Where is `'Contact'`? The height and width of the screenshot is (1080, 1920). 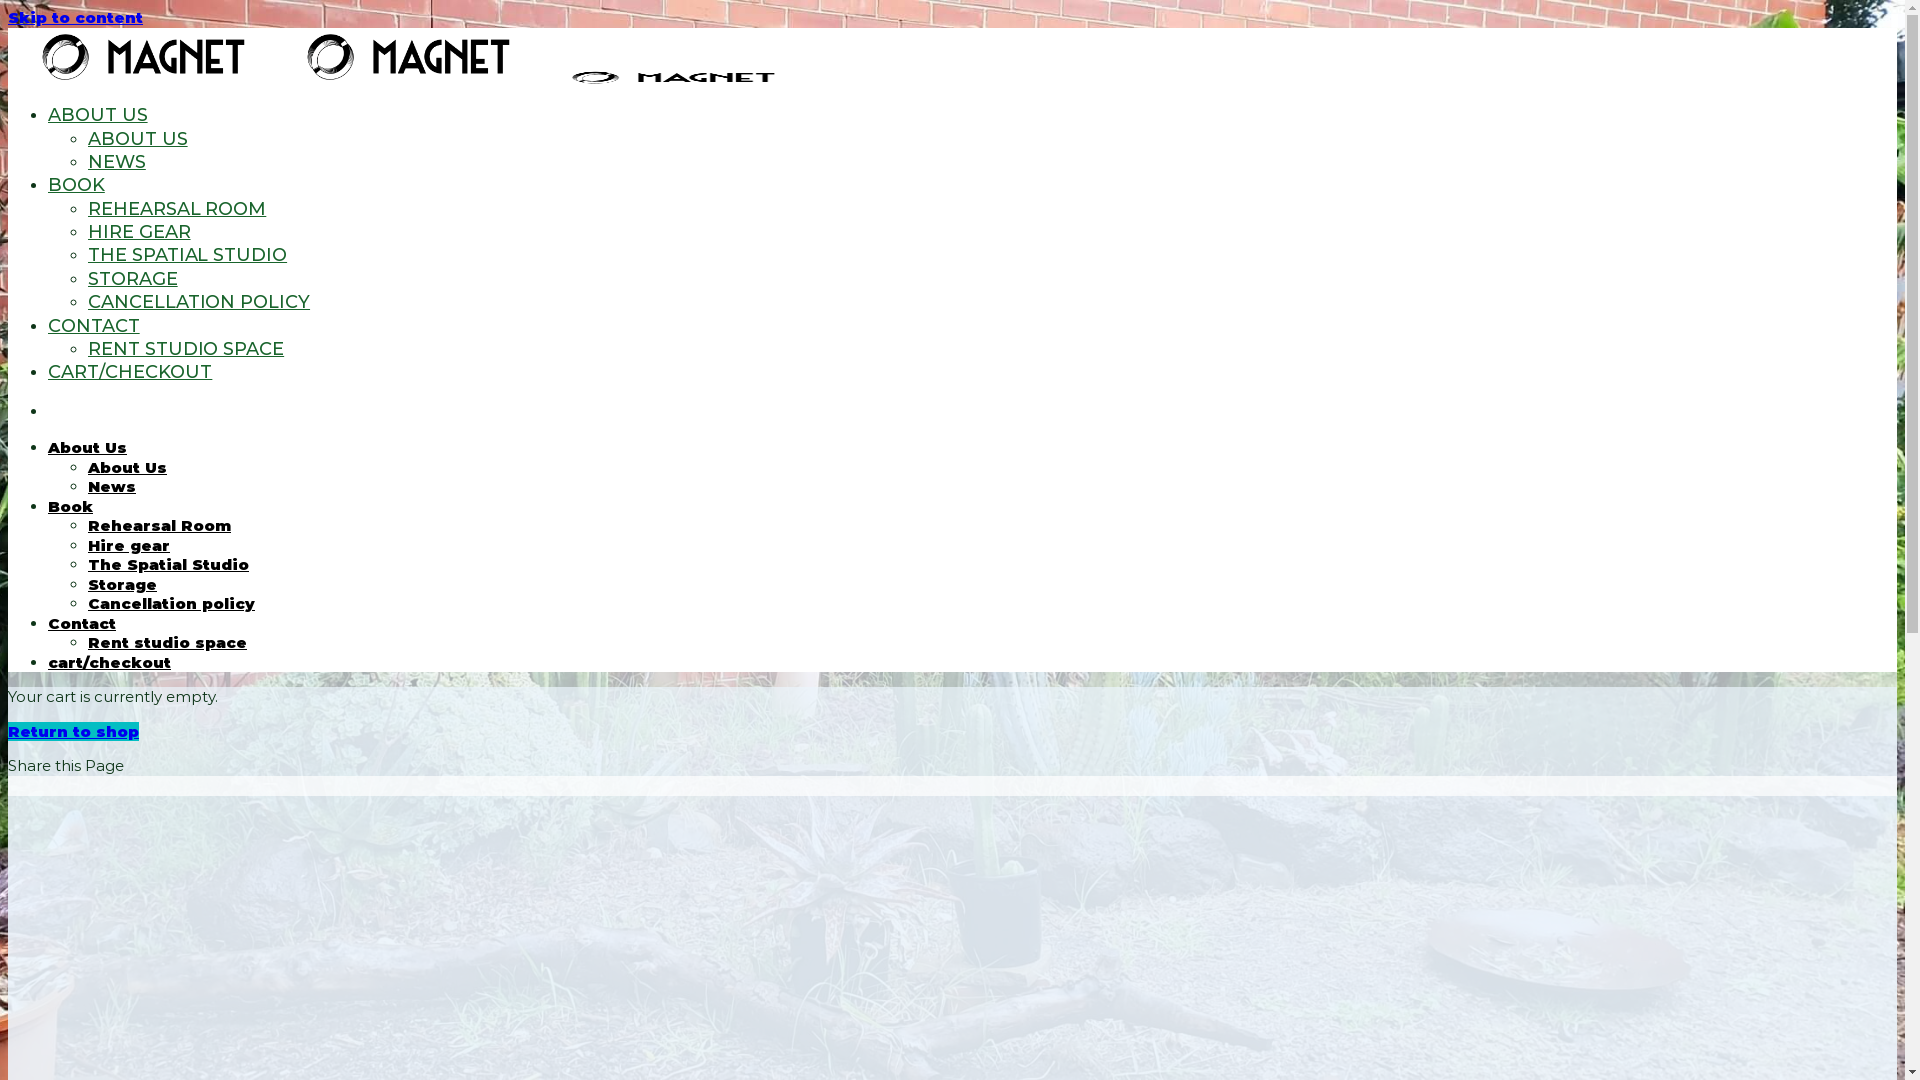
'Contact' is located at coordinates (80, 622).